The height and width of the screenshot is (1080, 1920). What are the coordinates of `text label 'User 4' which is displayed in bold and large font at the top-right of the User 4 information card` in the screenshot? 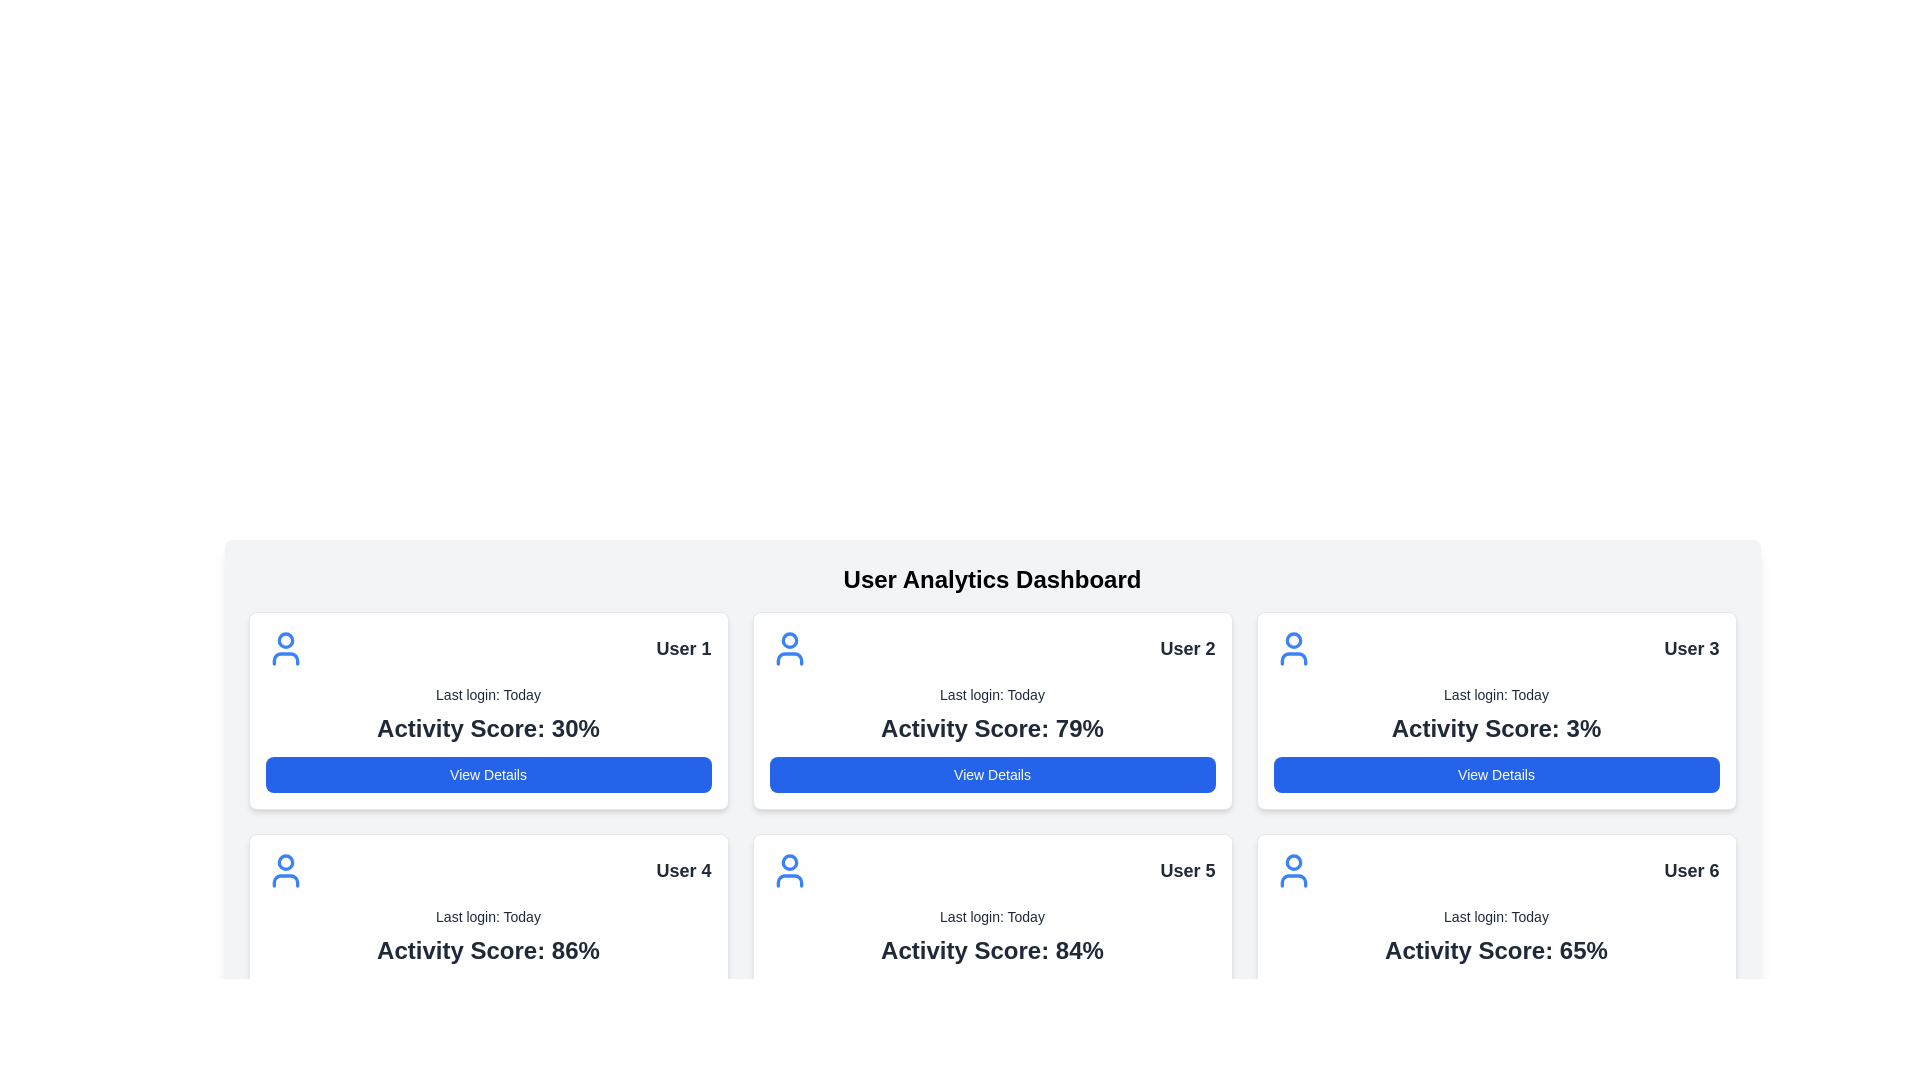 It's located at (683, 870).